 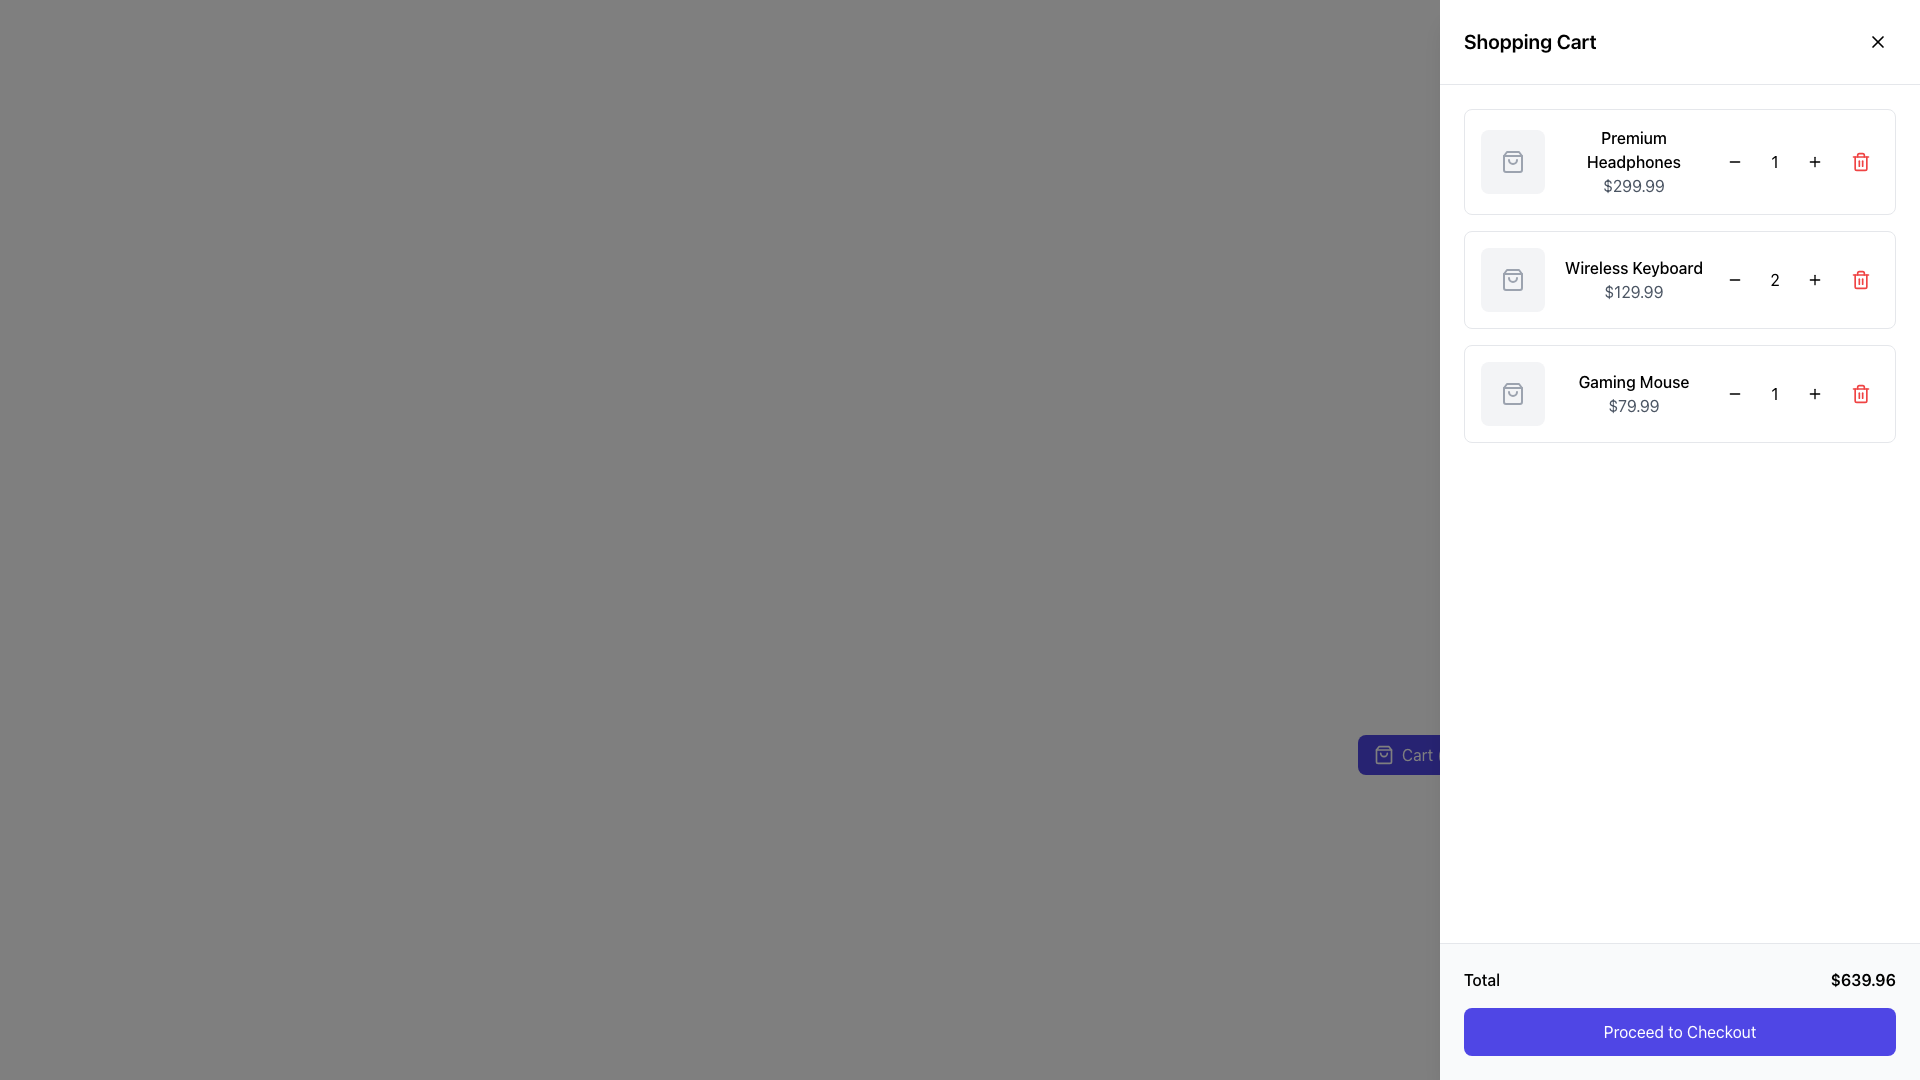 What do you see at coordinates (1876, 42) in the screenshot?
I see `the close button located` at bounding box center [1876, 42].